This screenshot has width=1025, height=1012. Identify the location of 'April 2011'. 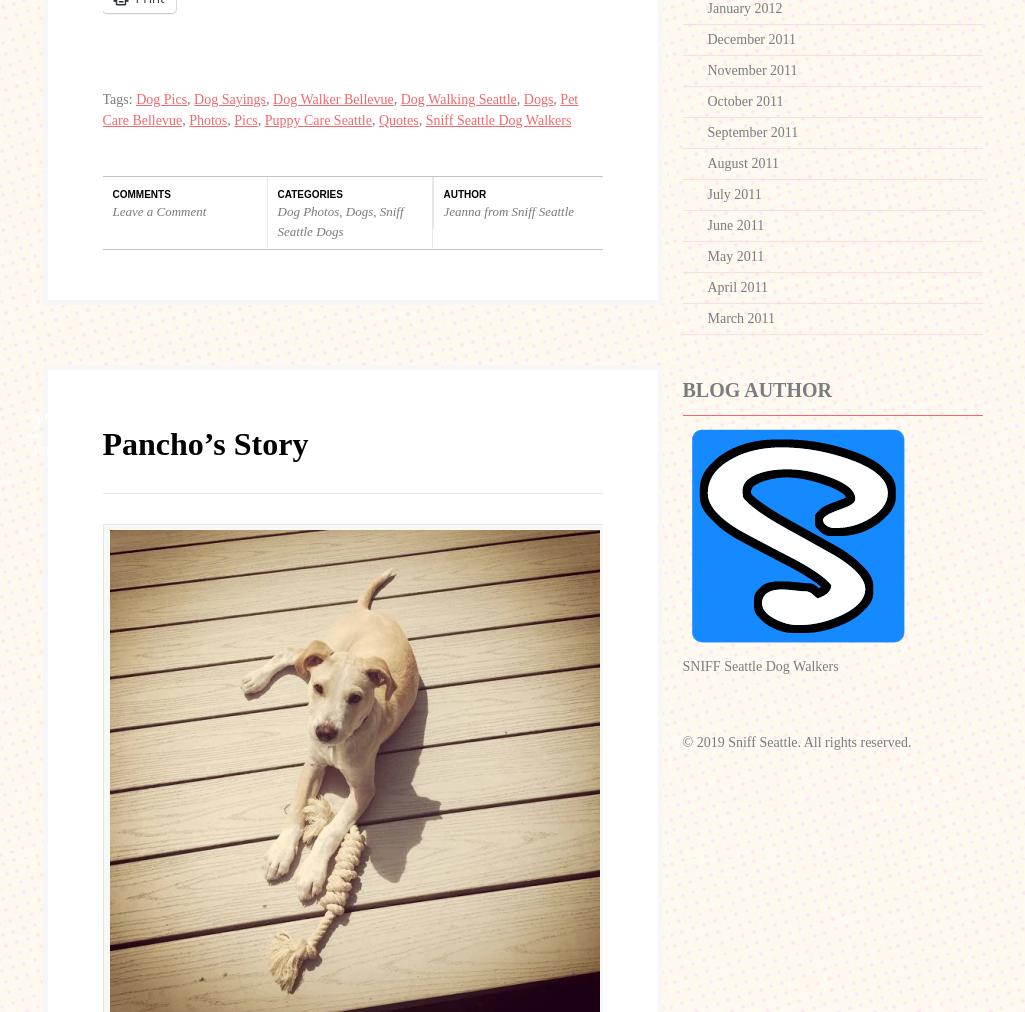
(736, 286).